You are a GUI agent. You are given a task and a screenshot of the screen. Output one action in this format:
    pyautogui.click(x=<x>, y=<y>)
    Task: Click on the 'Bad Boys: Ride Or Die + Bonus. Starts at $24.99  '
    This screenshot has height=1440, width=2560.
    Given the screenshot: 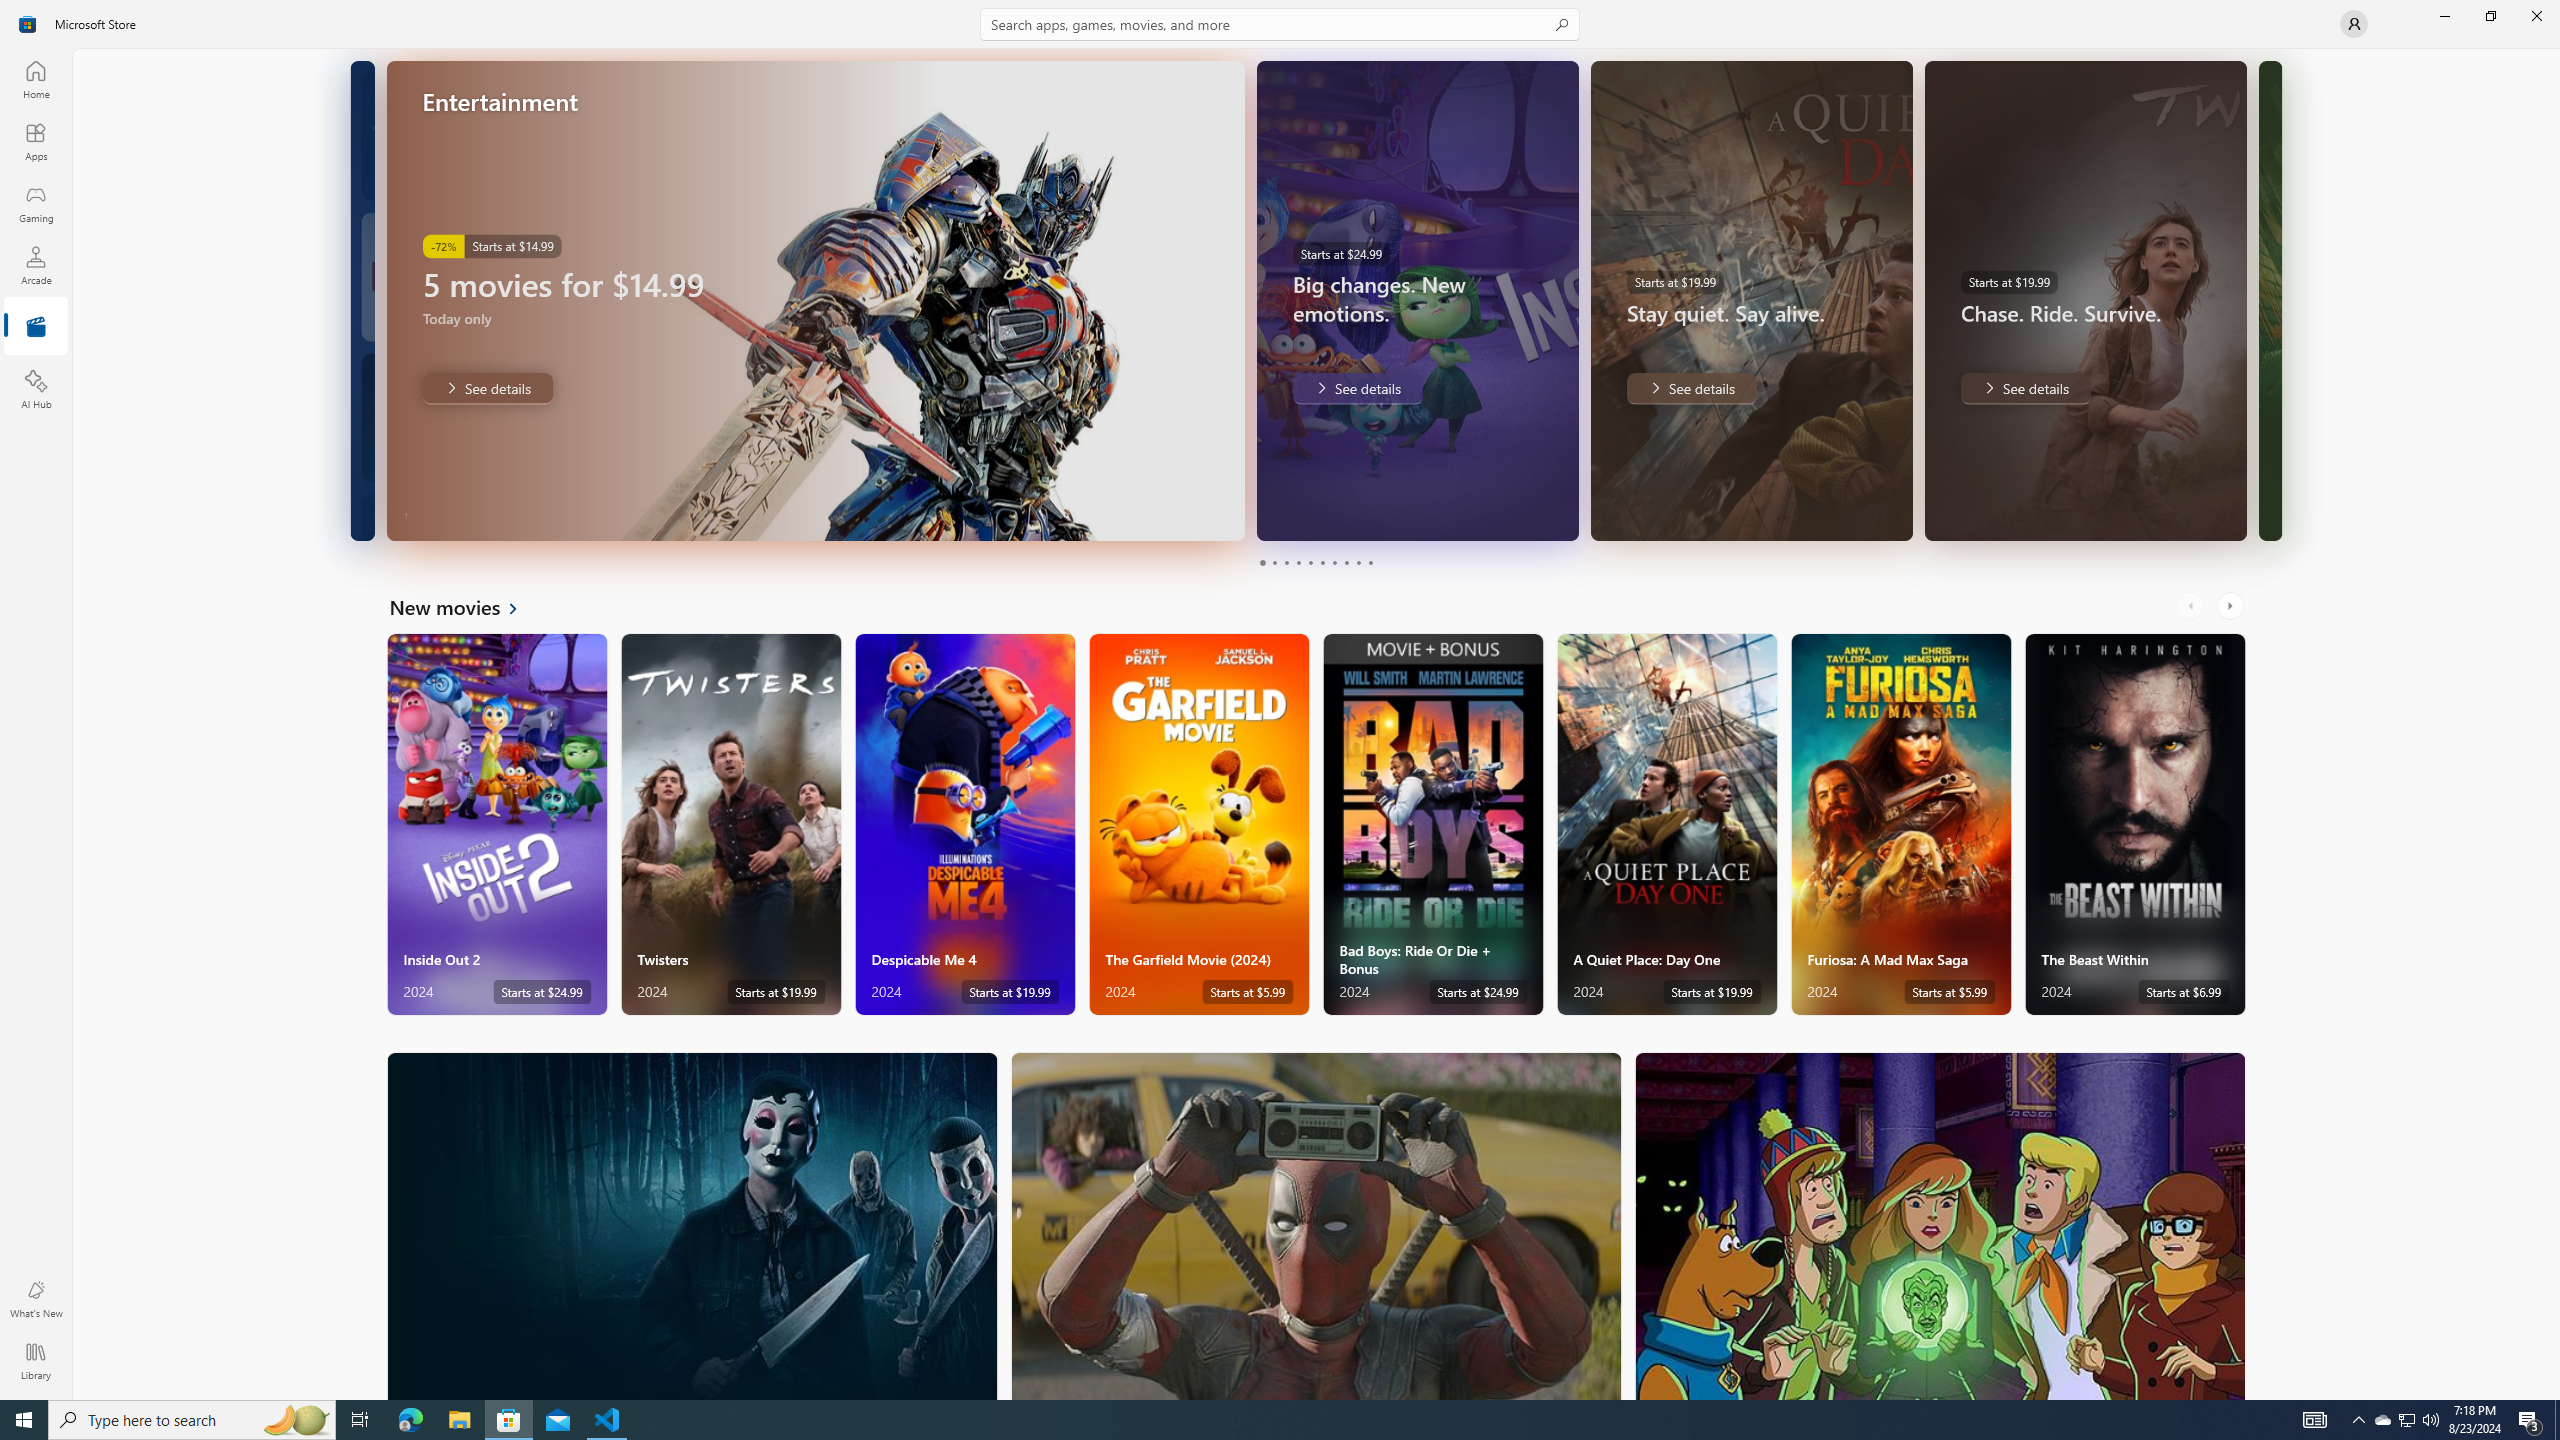 What is the action you would take?
    pyautogui.click(x=1431, y=824)
    